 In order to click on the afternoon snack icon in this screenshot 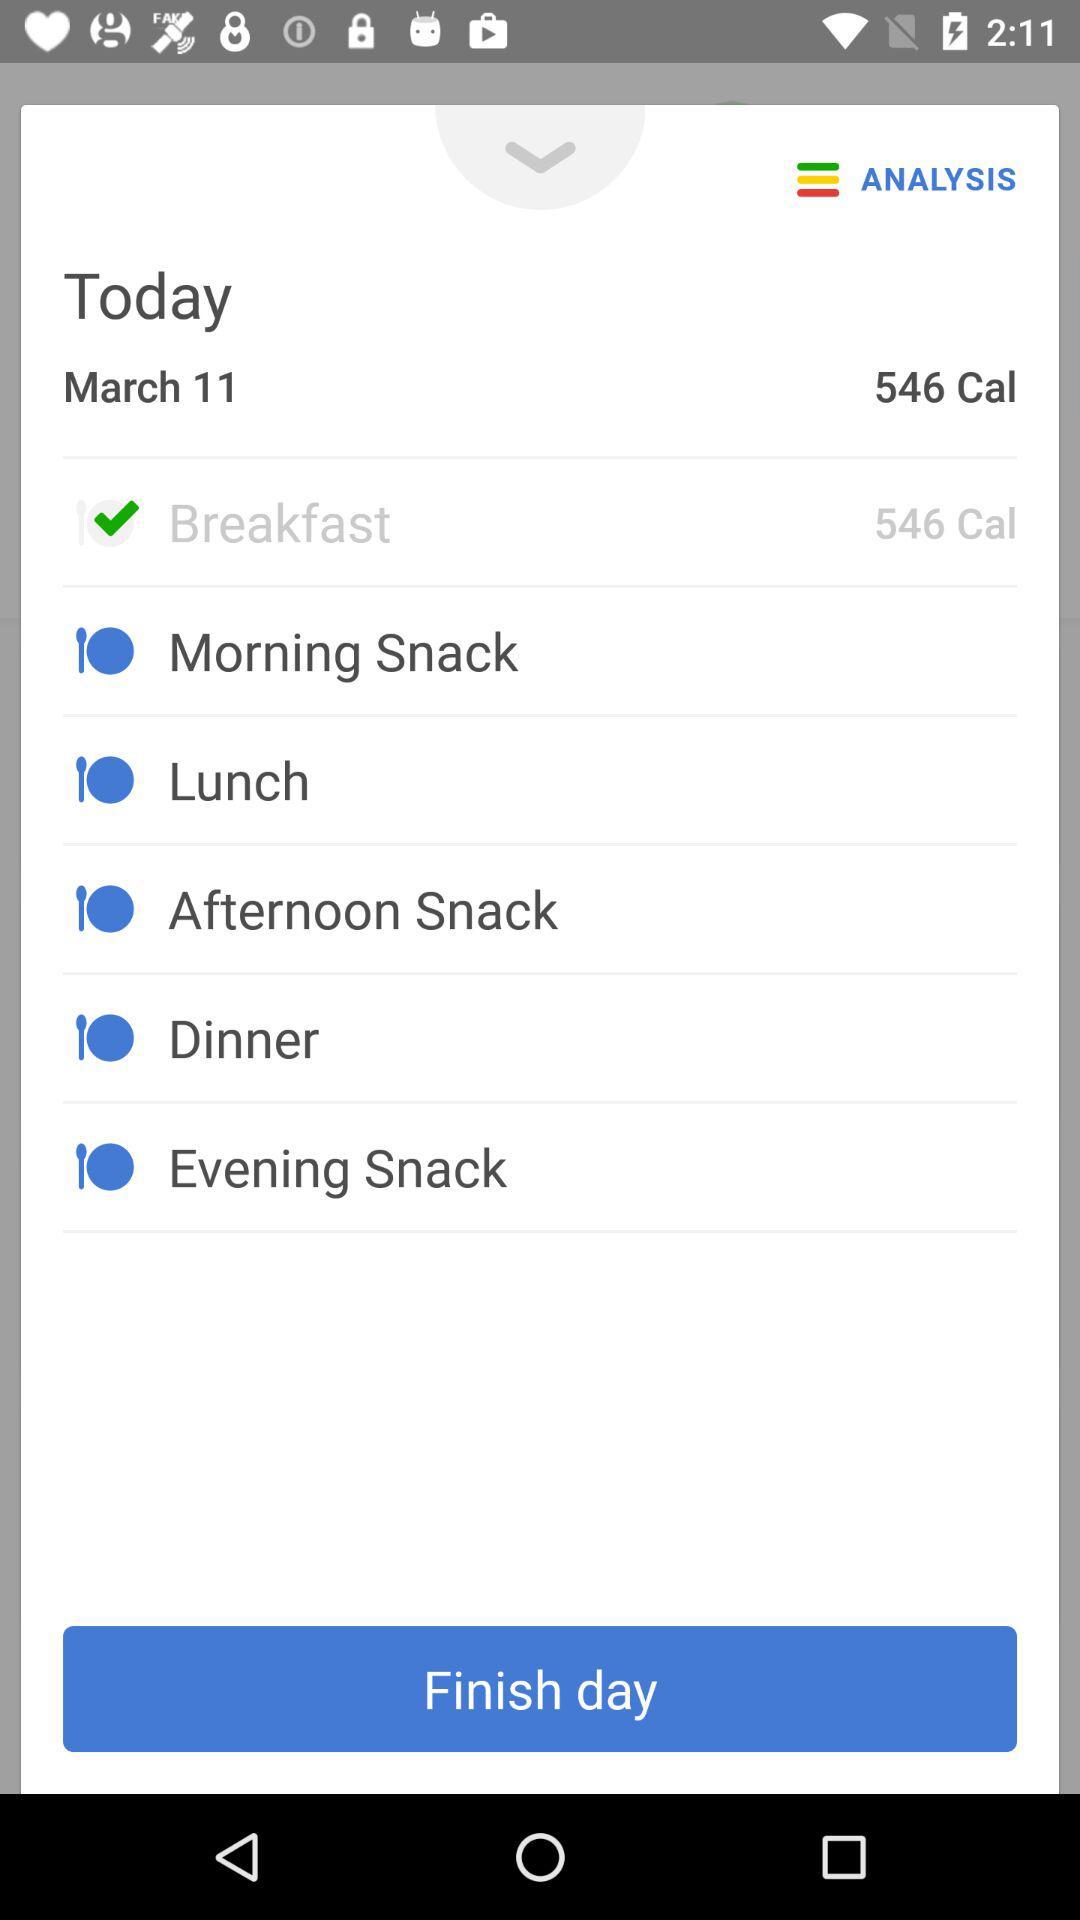, I will do `click(591, 907)`.